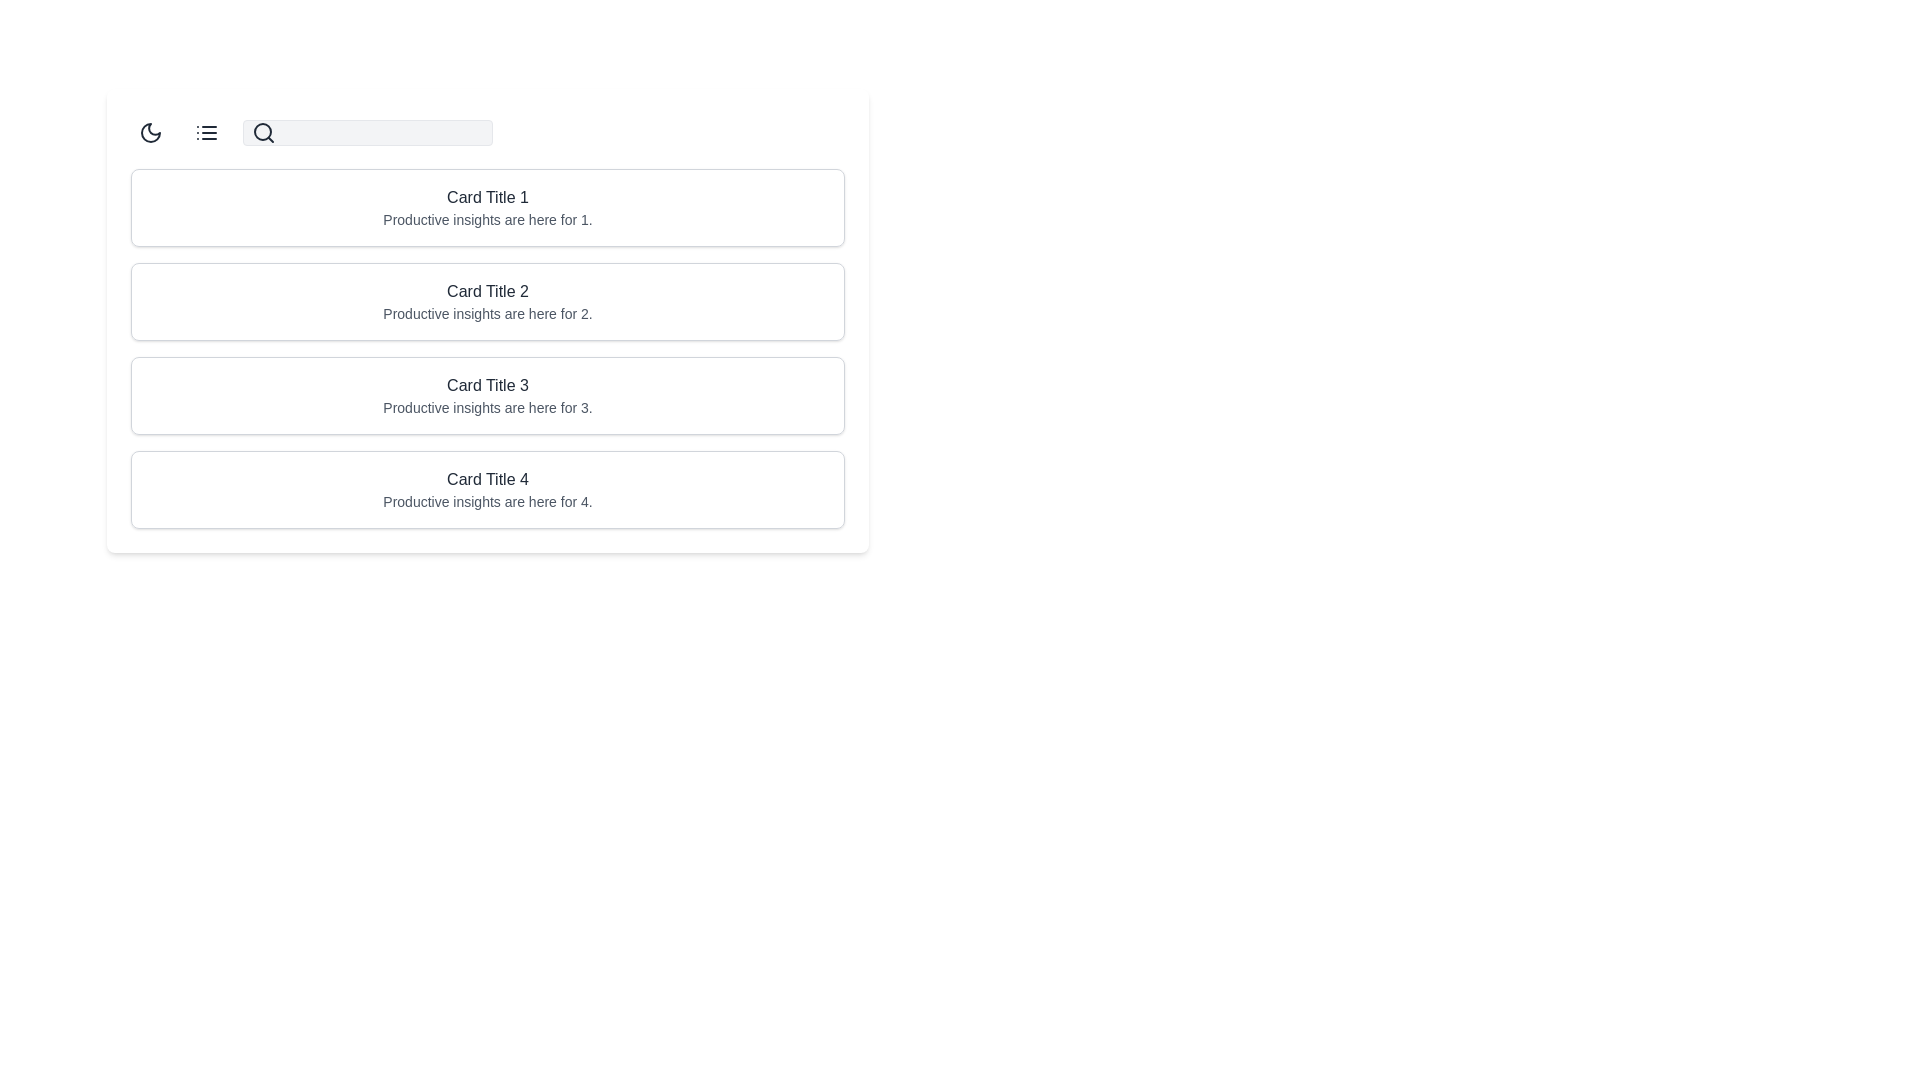  What do you see at coordinates (488, 479) in the screenshot?
I see `the text element displaying 'Card Title 4' for navigation or action, located at the top of the fourth card in the list` at bounding box center [488, 479].